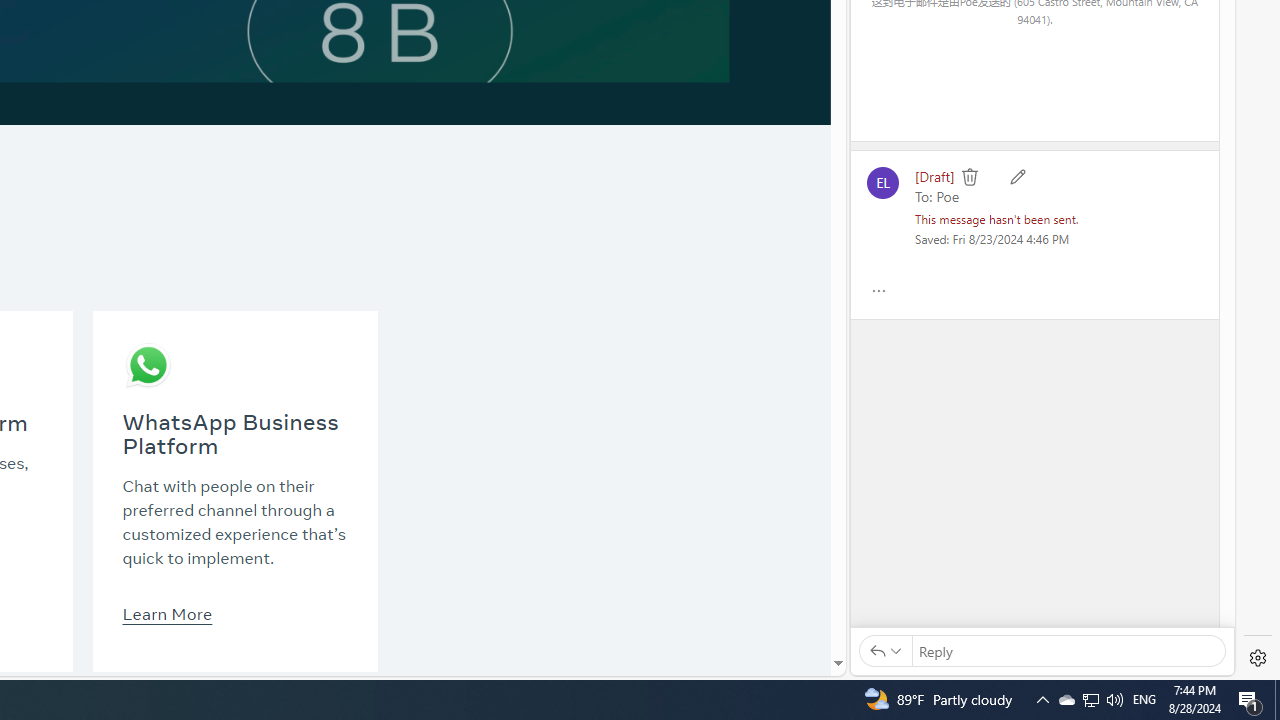 The height and width of the screenshot is (720, 1280). I want to click on 'Contact card for Eugene Ledger', so click(881, 182).